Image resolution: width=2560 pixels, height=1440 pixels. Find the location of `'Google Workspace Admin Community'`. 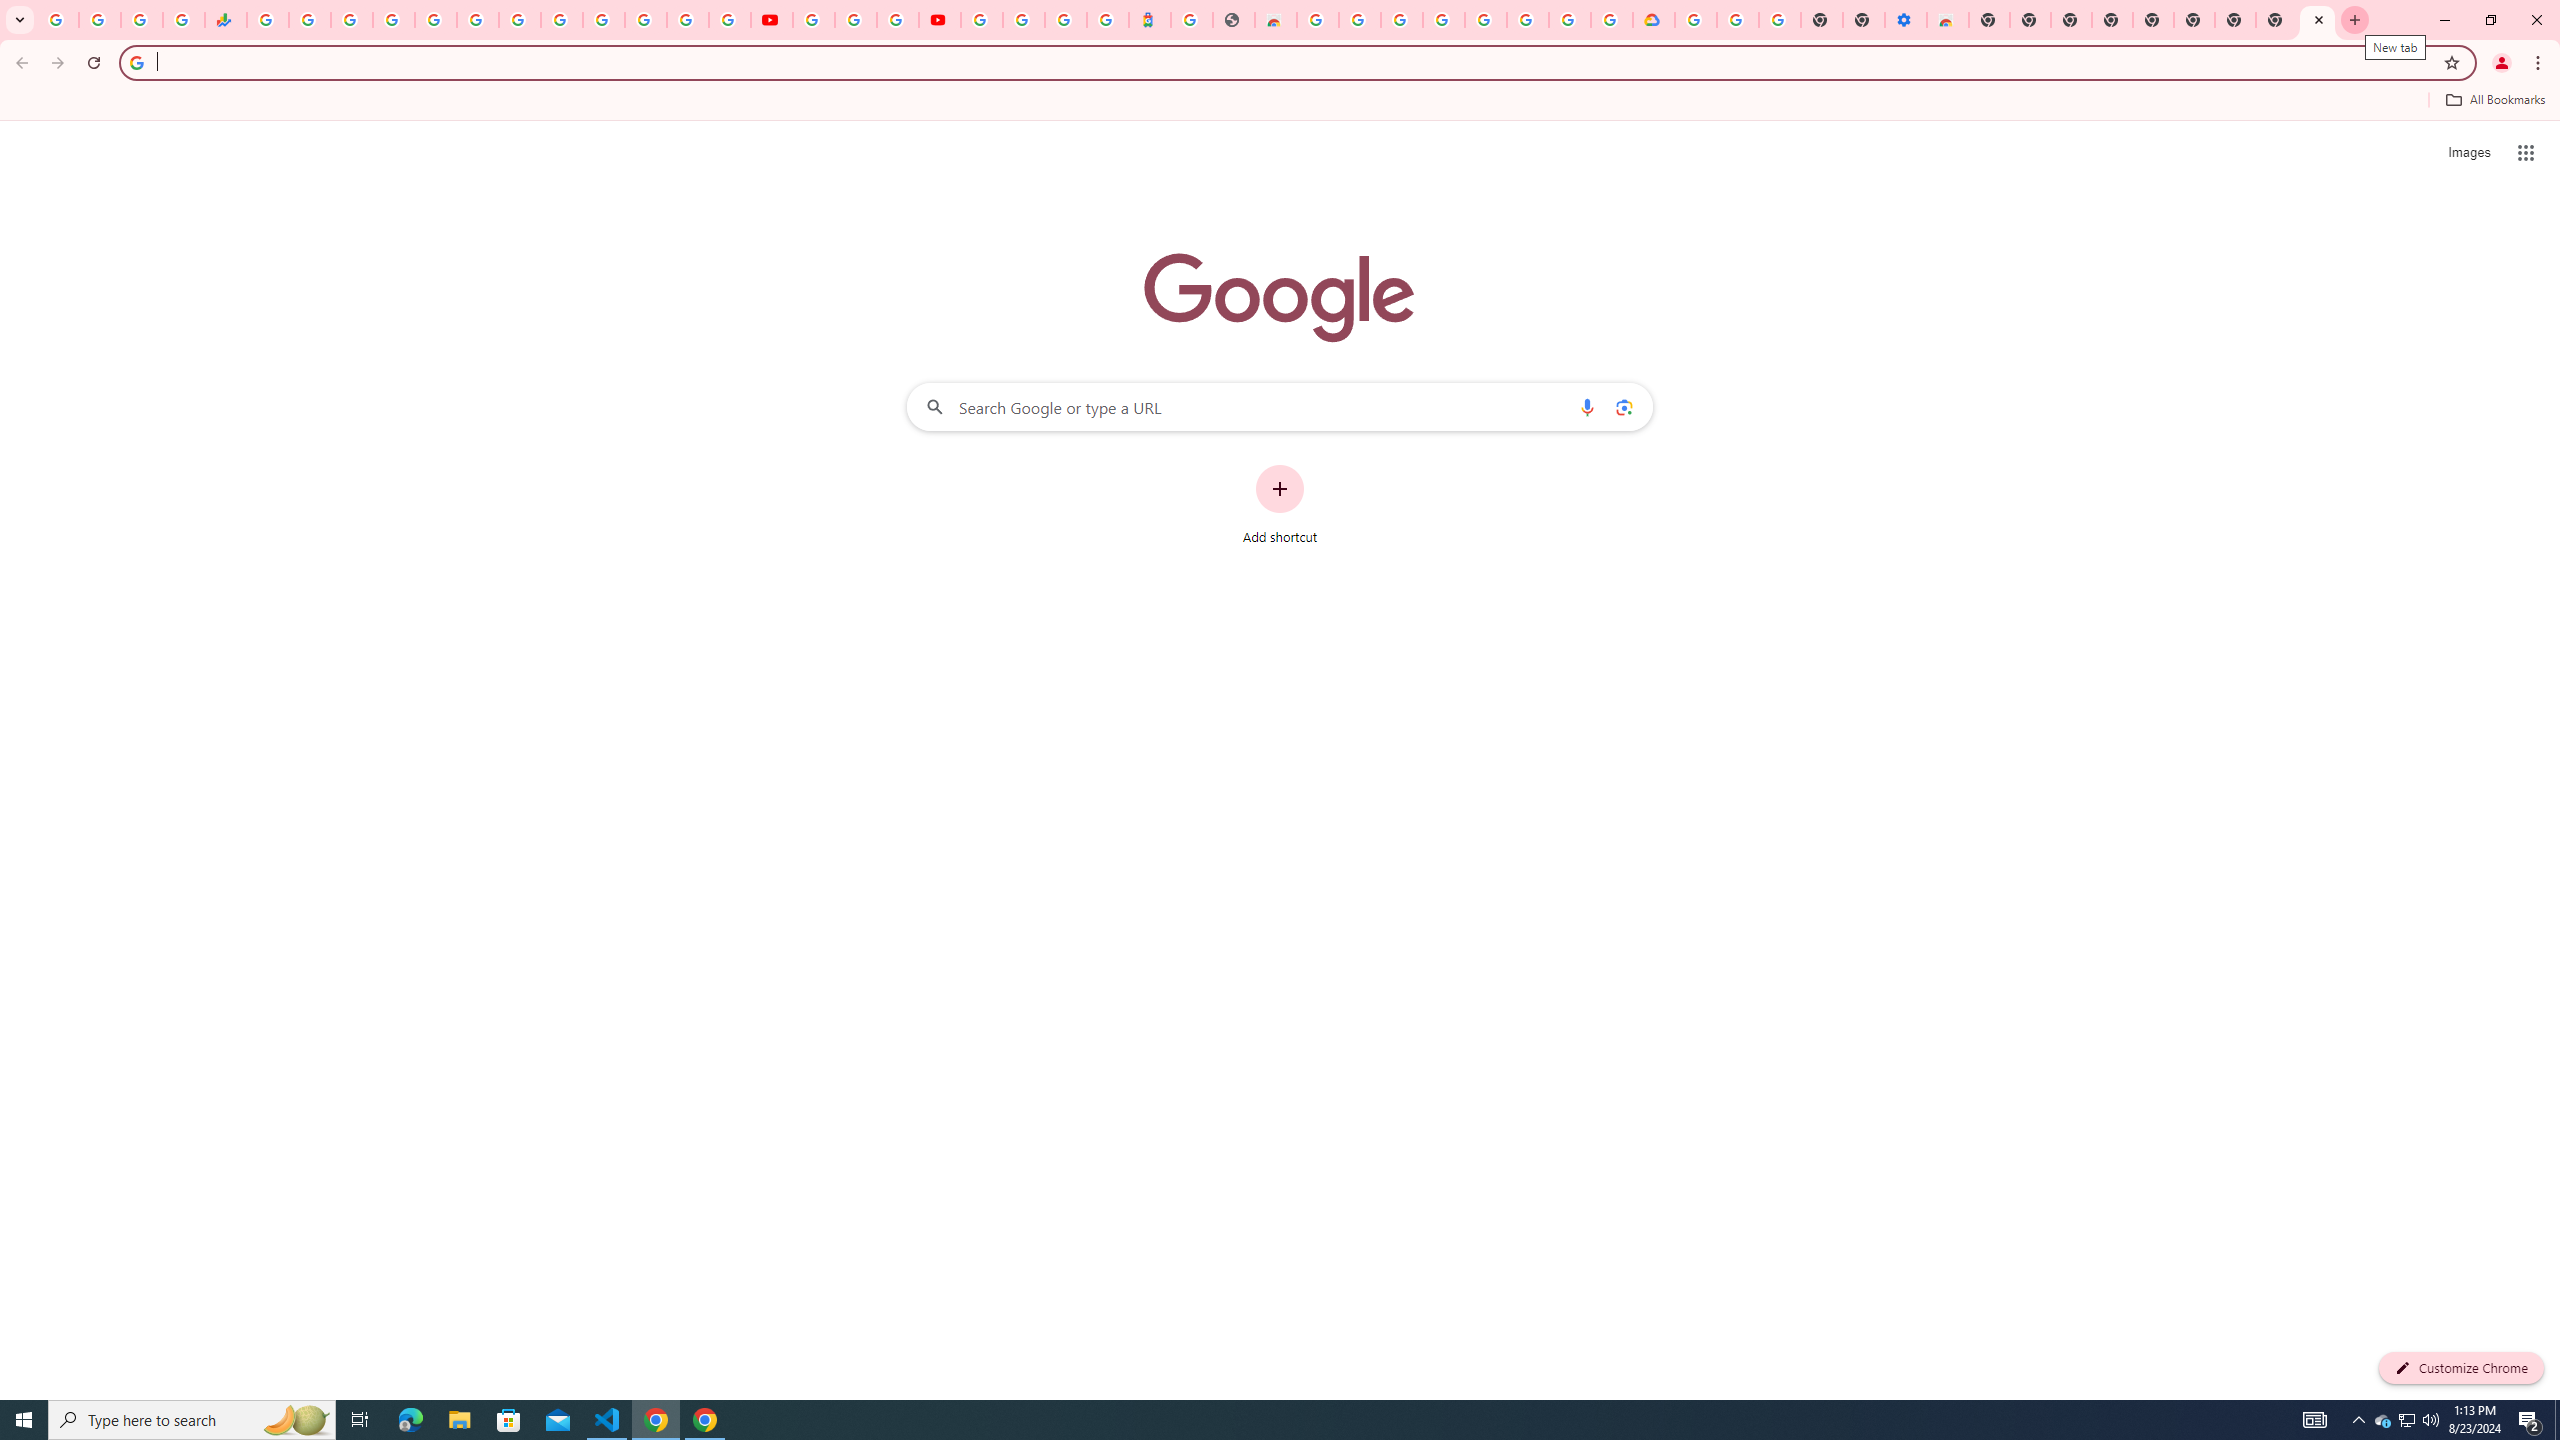

'Google Workspace Admin Community' is located at coordinates (57, 19).